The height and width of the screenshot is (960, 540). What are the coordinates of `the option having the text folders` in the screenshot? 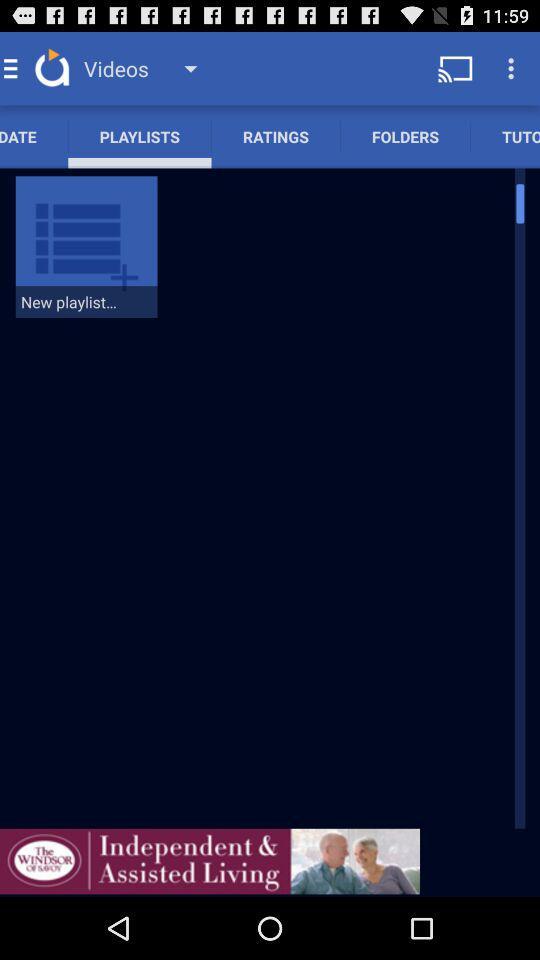 It's located at (405, 135).